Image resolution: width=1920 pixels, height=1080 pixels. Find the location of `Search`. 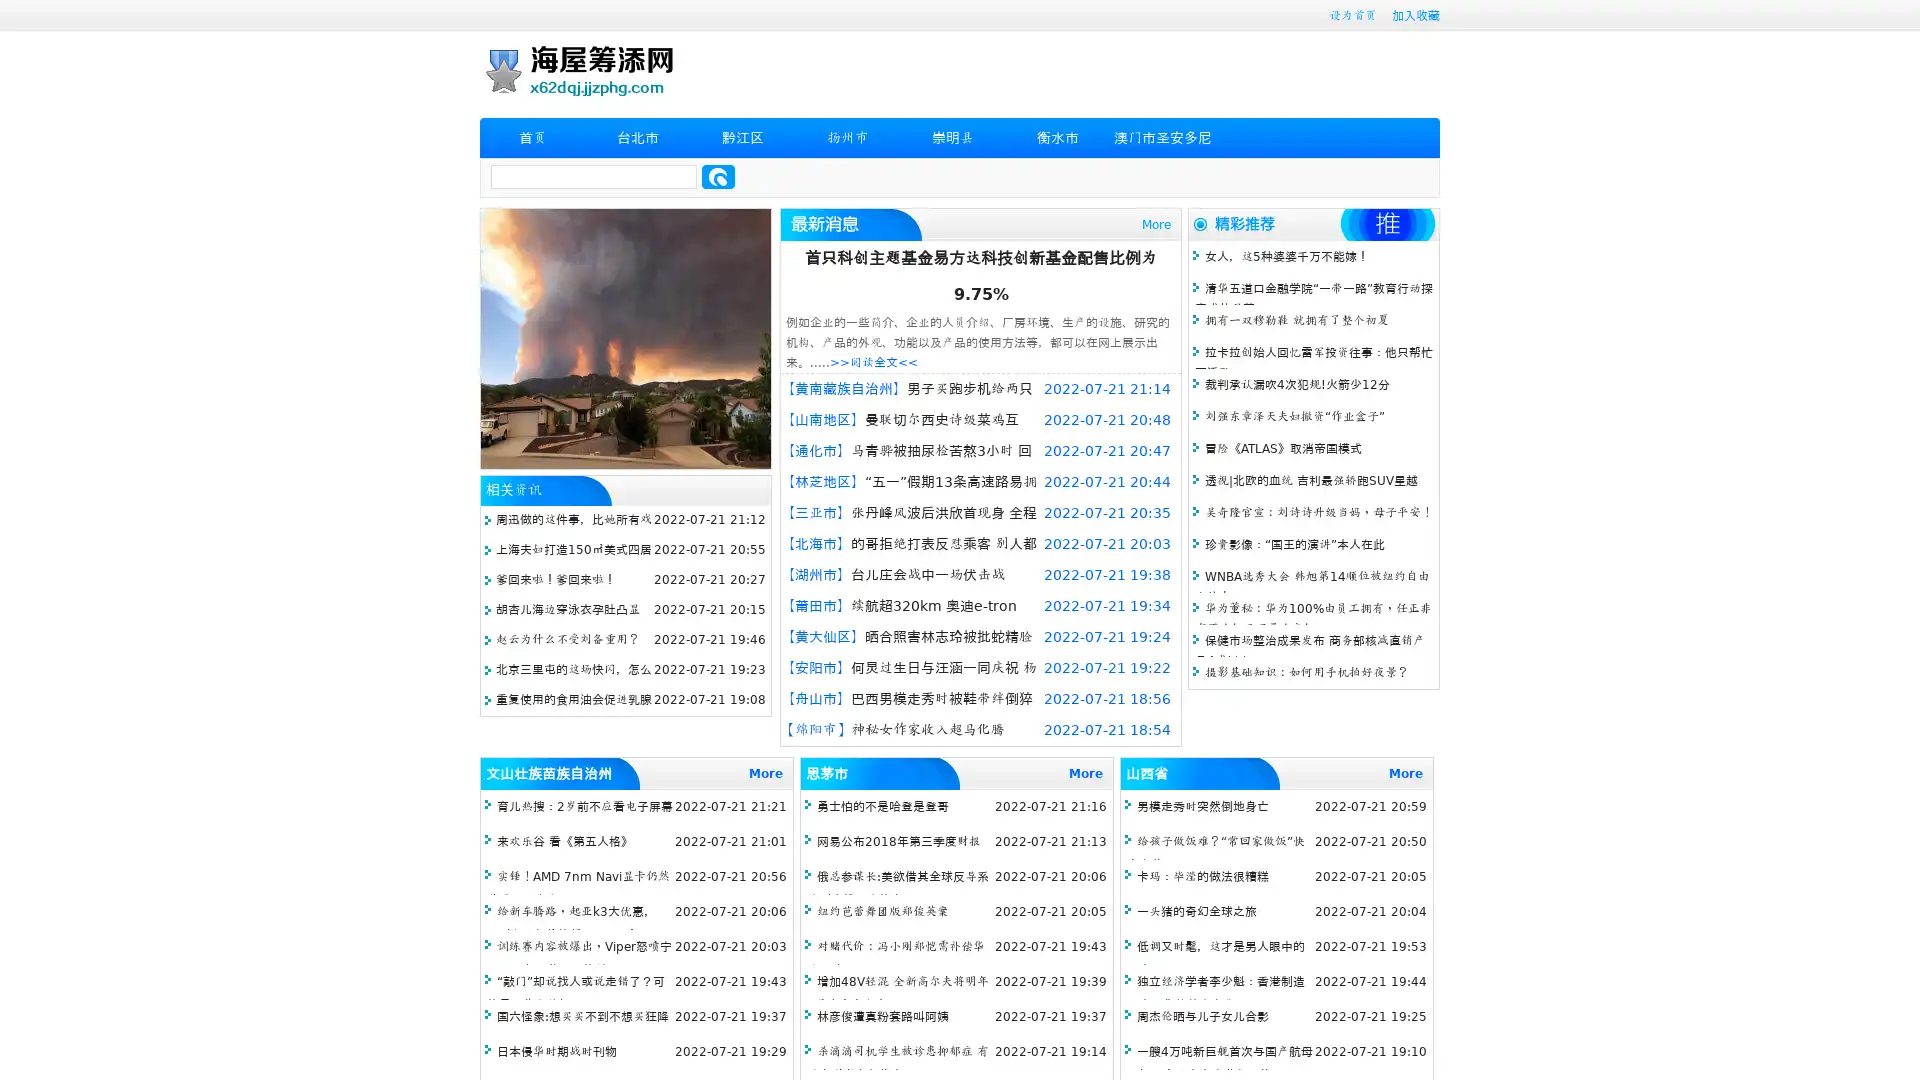

Search is located at coordinates (718, 176).